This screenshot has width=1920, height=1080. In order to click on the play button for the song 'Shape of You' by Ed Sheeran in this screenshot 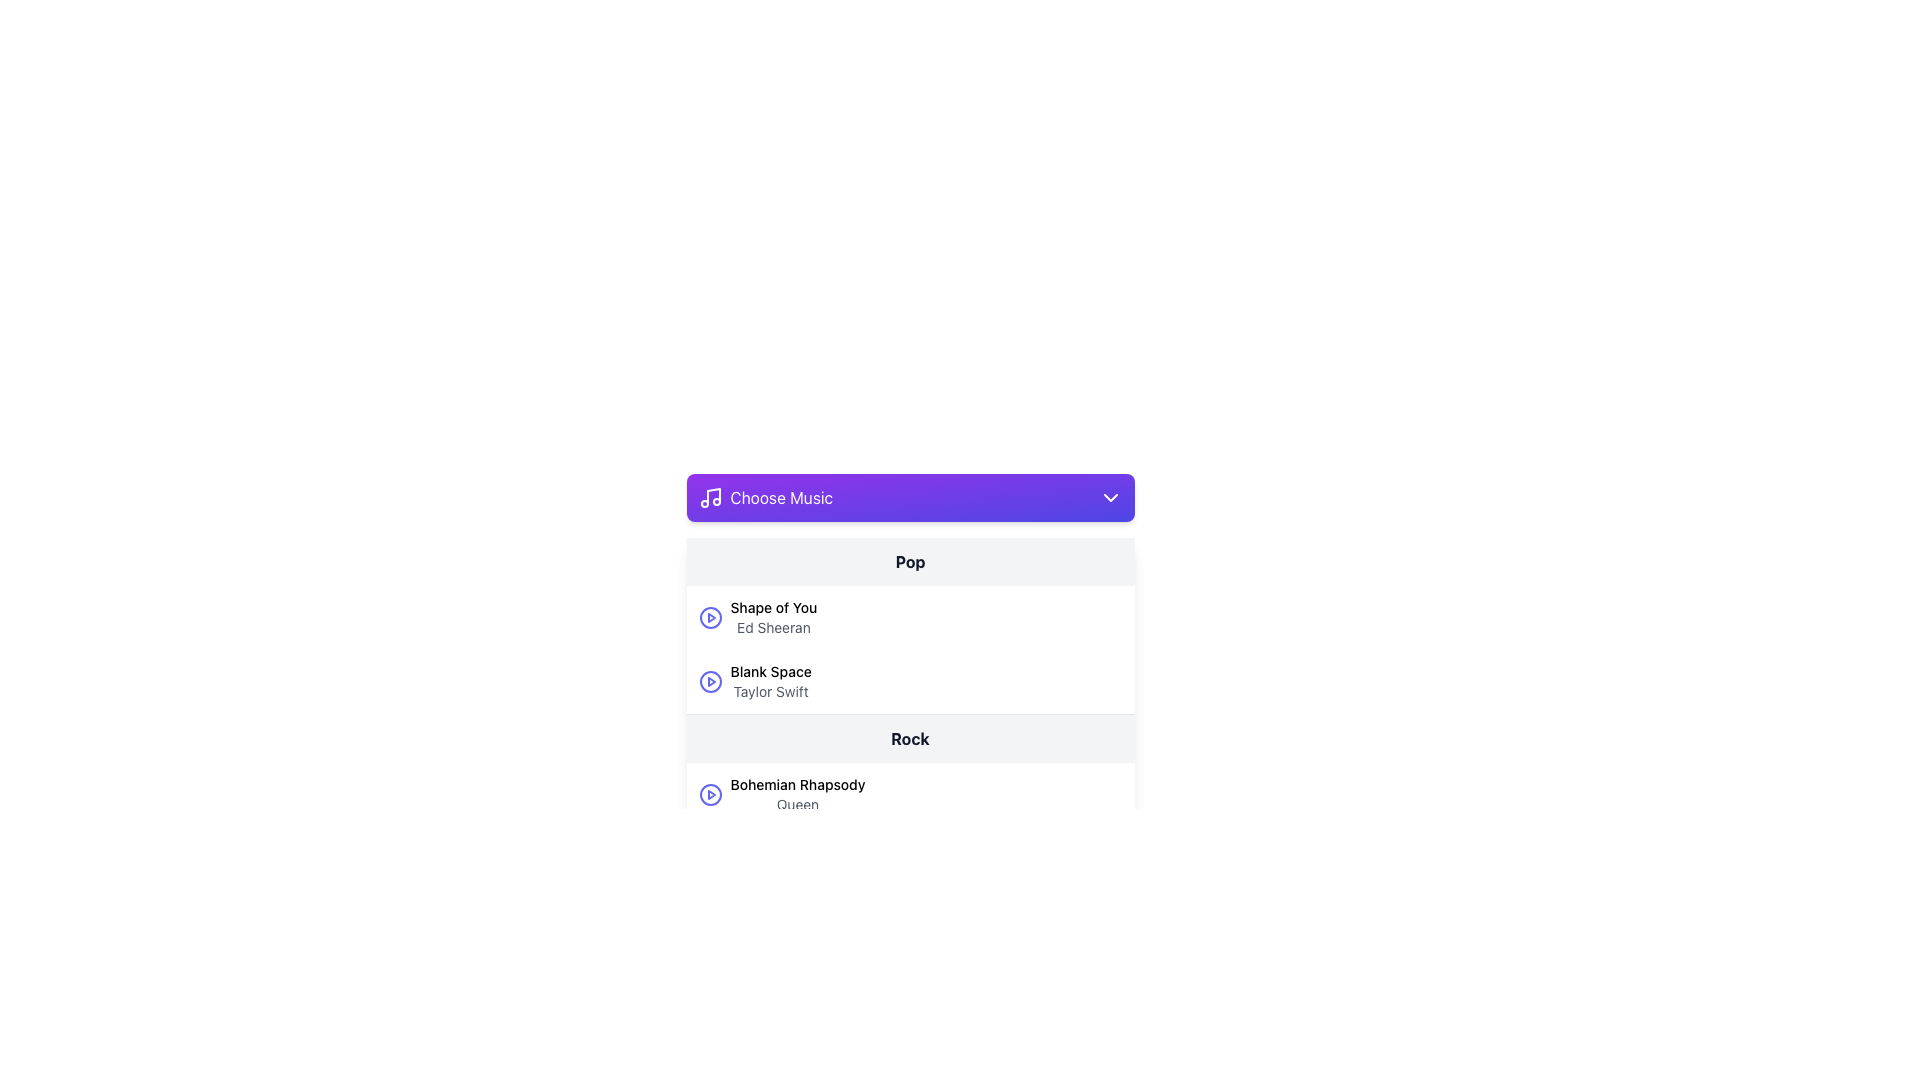, I will do `click(710, 616)`.